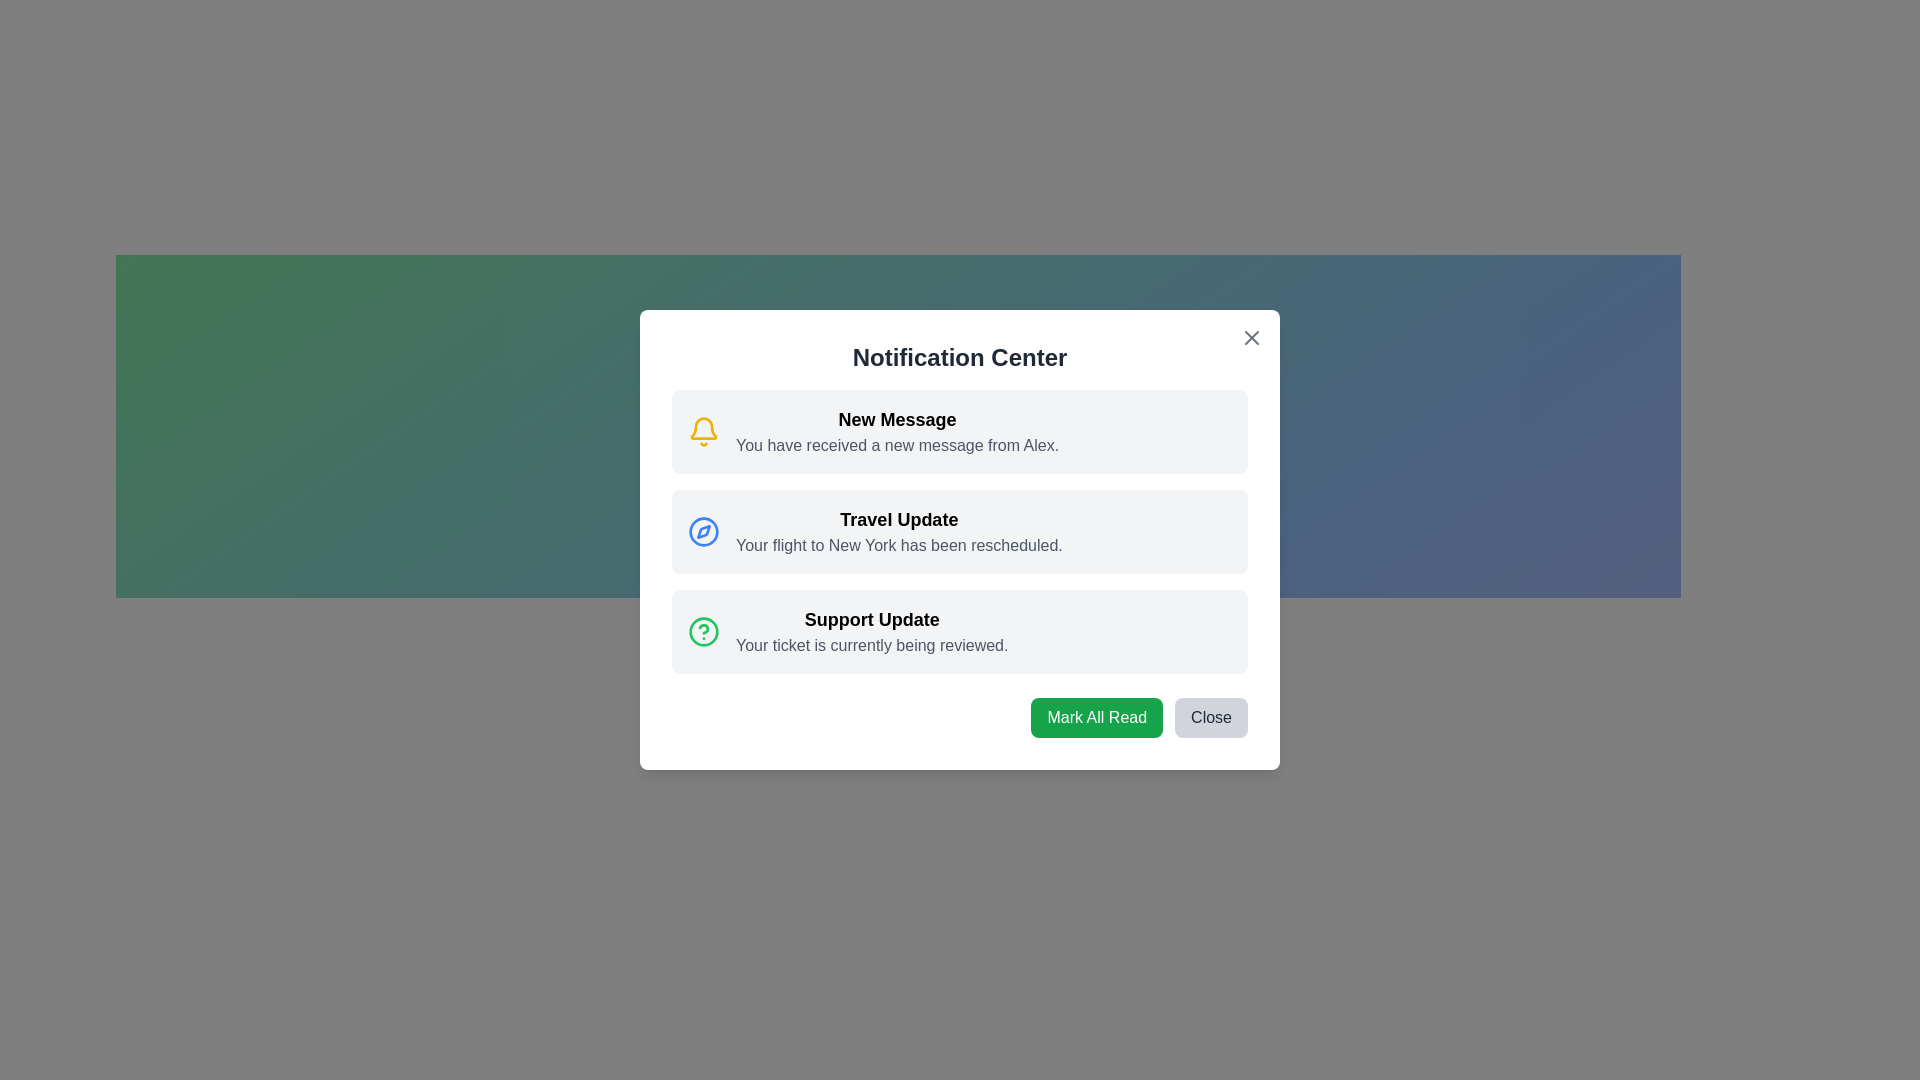 The width and height of the screenshot is (1920, 1080). I want to click on the second notification message in the Notification list, which contains a blue compass icon and the text 'Travel Update' followed by 'Your flight to New York has been rescheduled.', so click(960, 531).